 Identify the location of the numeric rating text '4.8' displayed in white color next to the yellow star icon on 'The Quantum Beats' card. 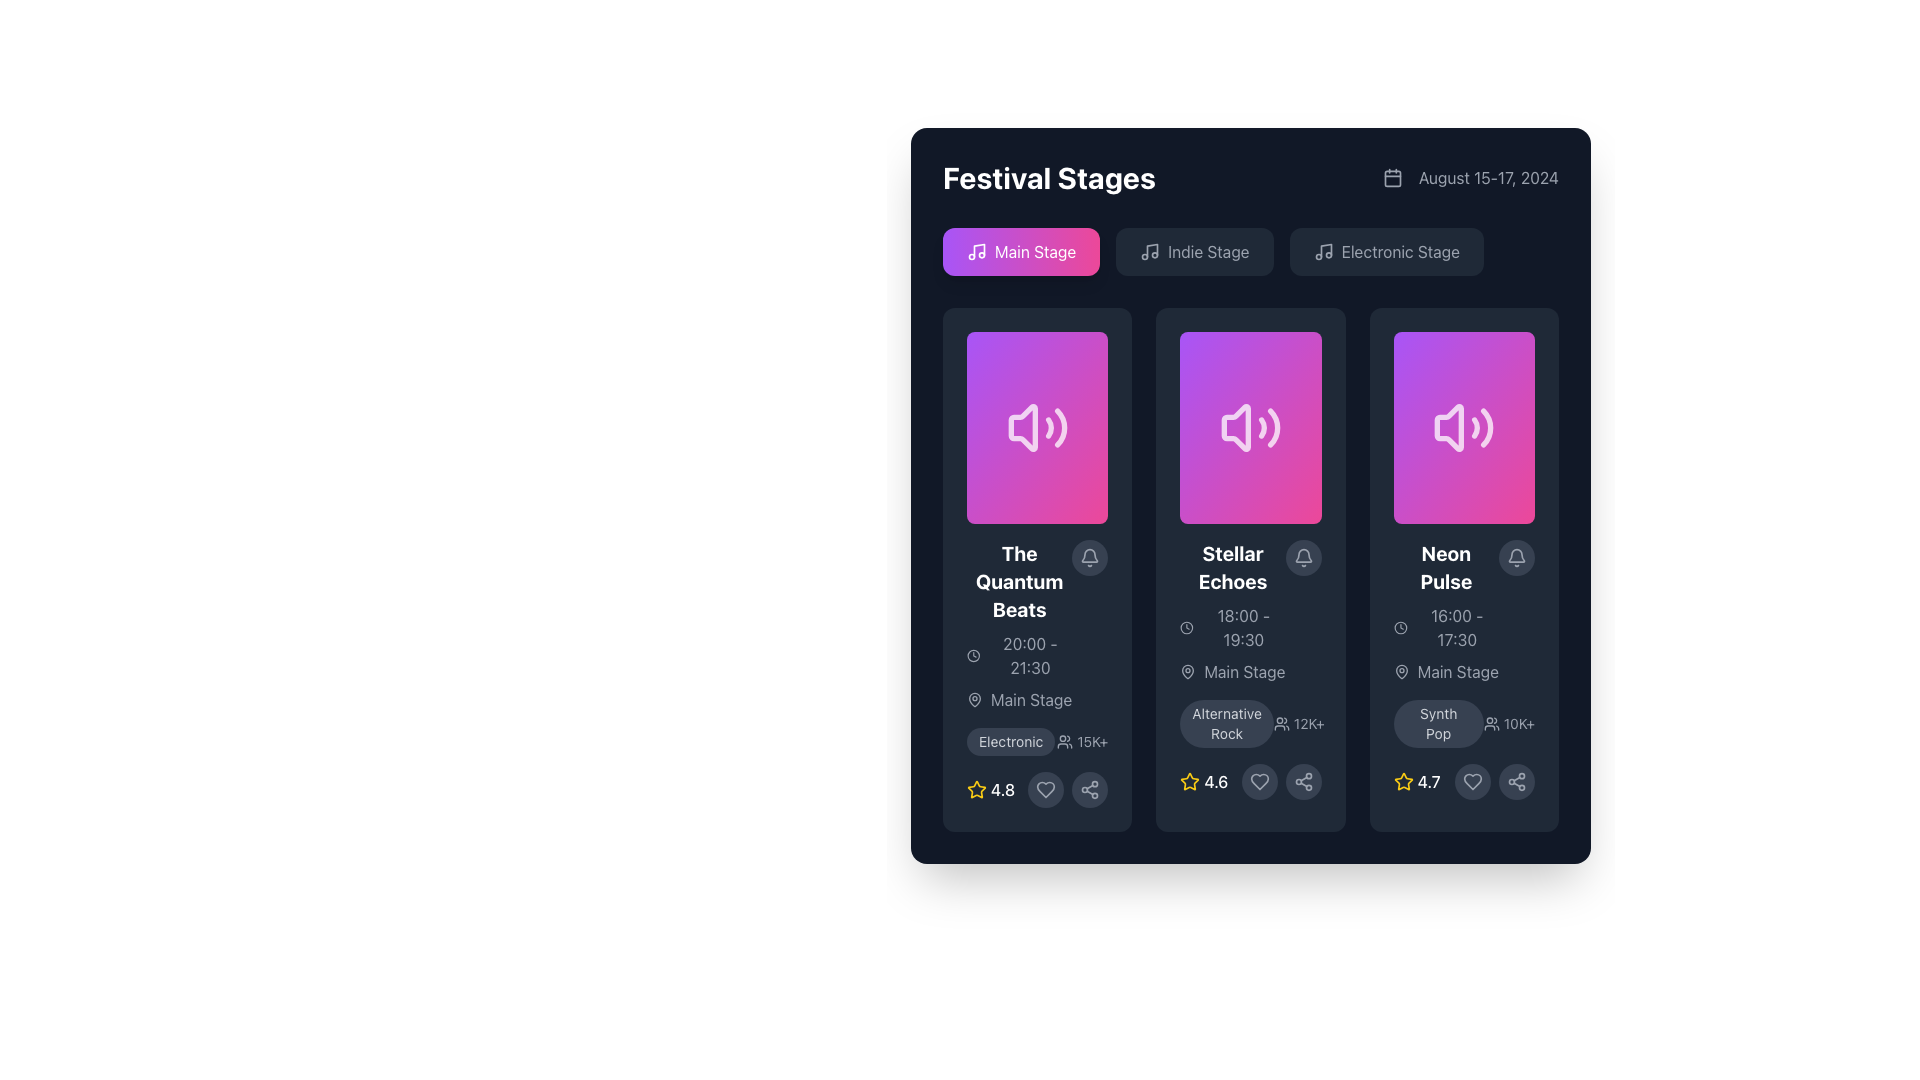
(1003, 789).